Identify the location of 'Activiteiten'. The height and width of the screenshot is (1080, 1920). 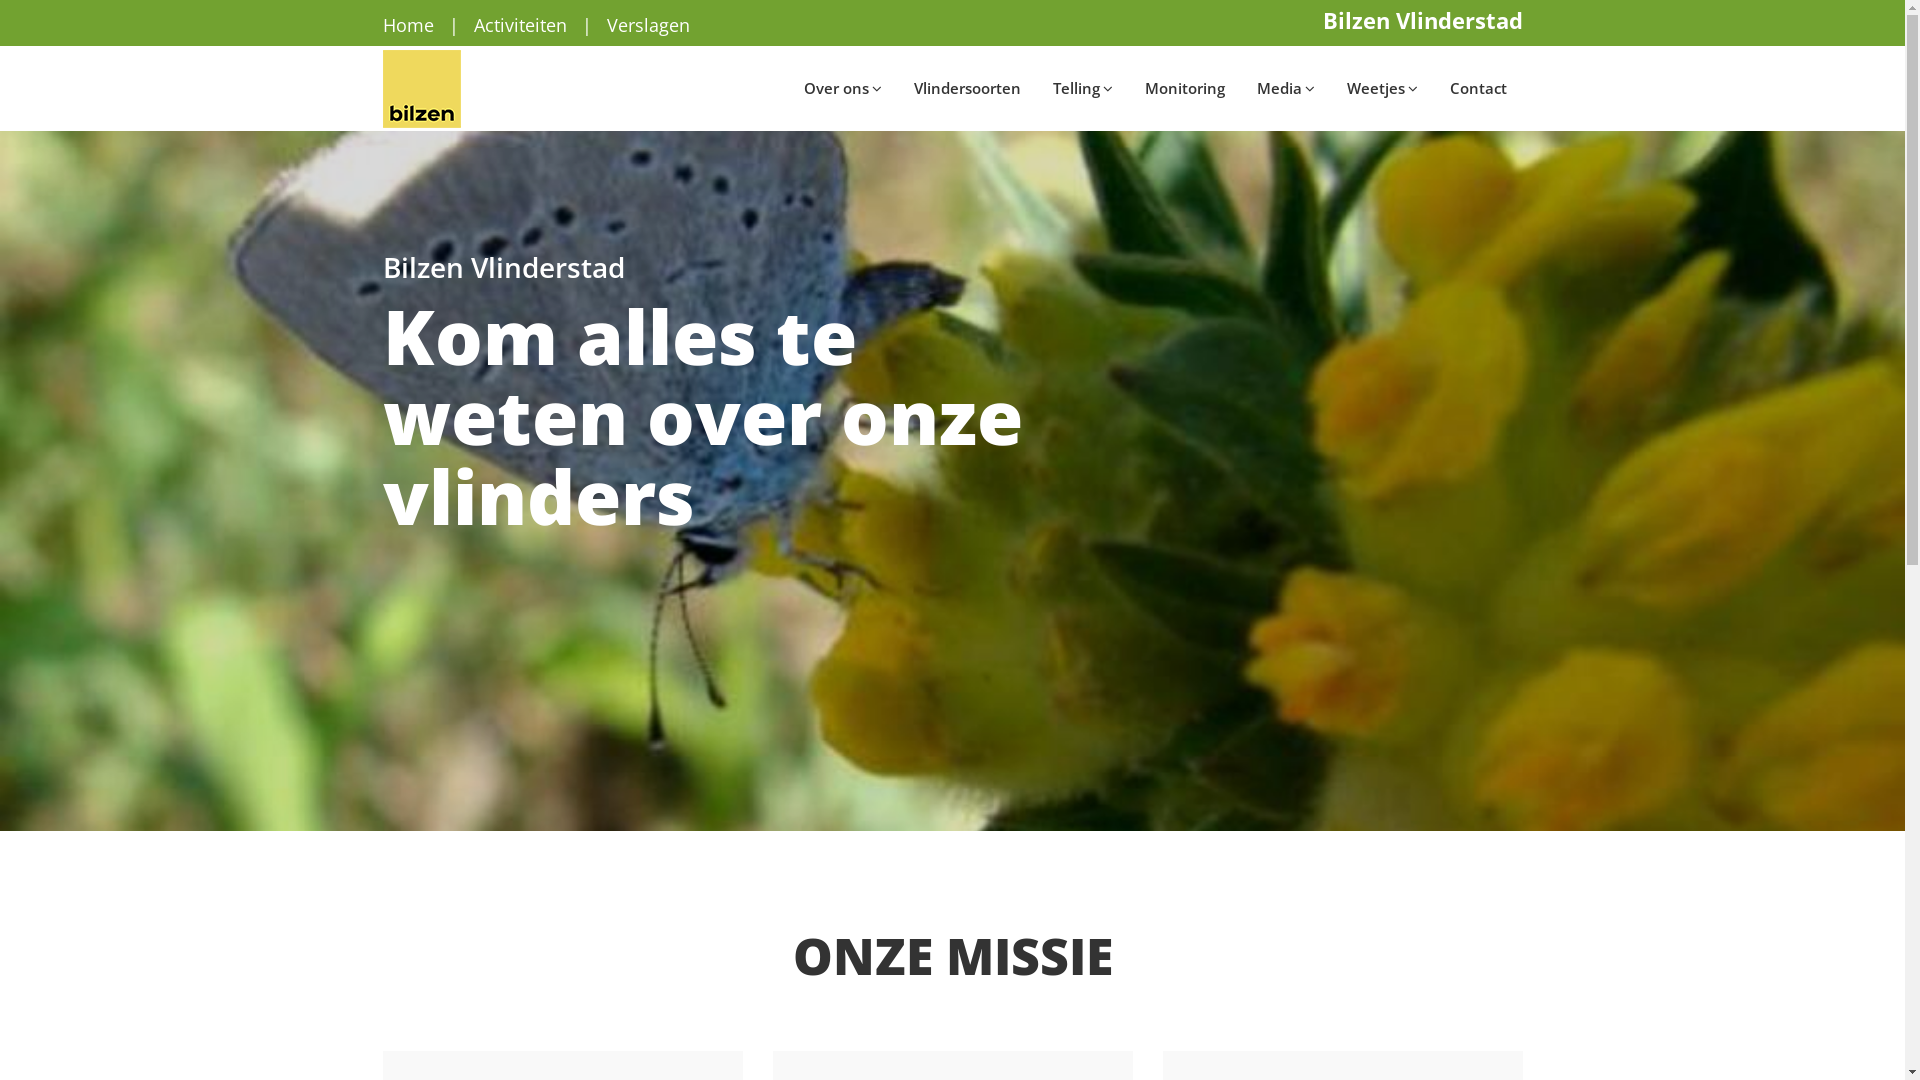
(473, 24).